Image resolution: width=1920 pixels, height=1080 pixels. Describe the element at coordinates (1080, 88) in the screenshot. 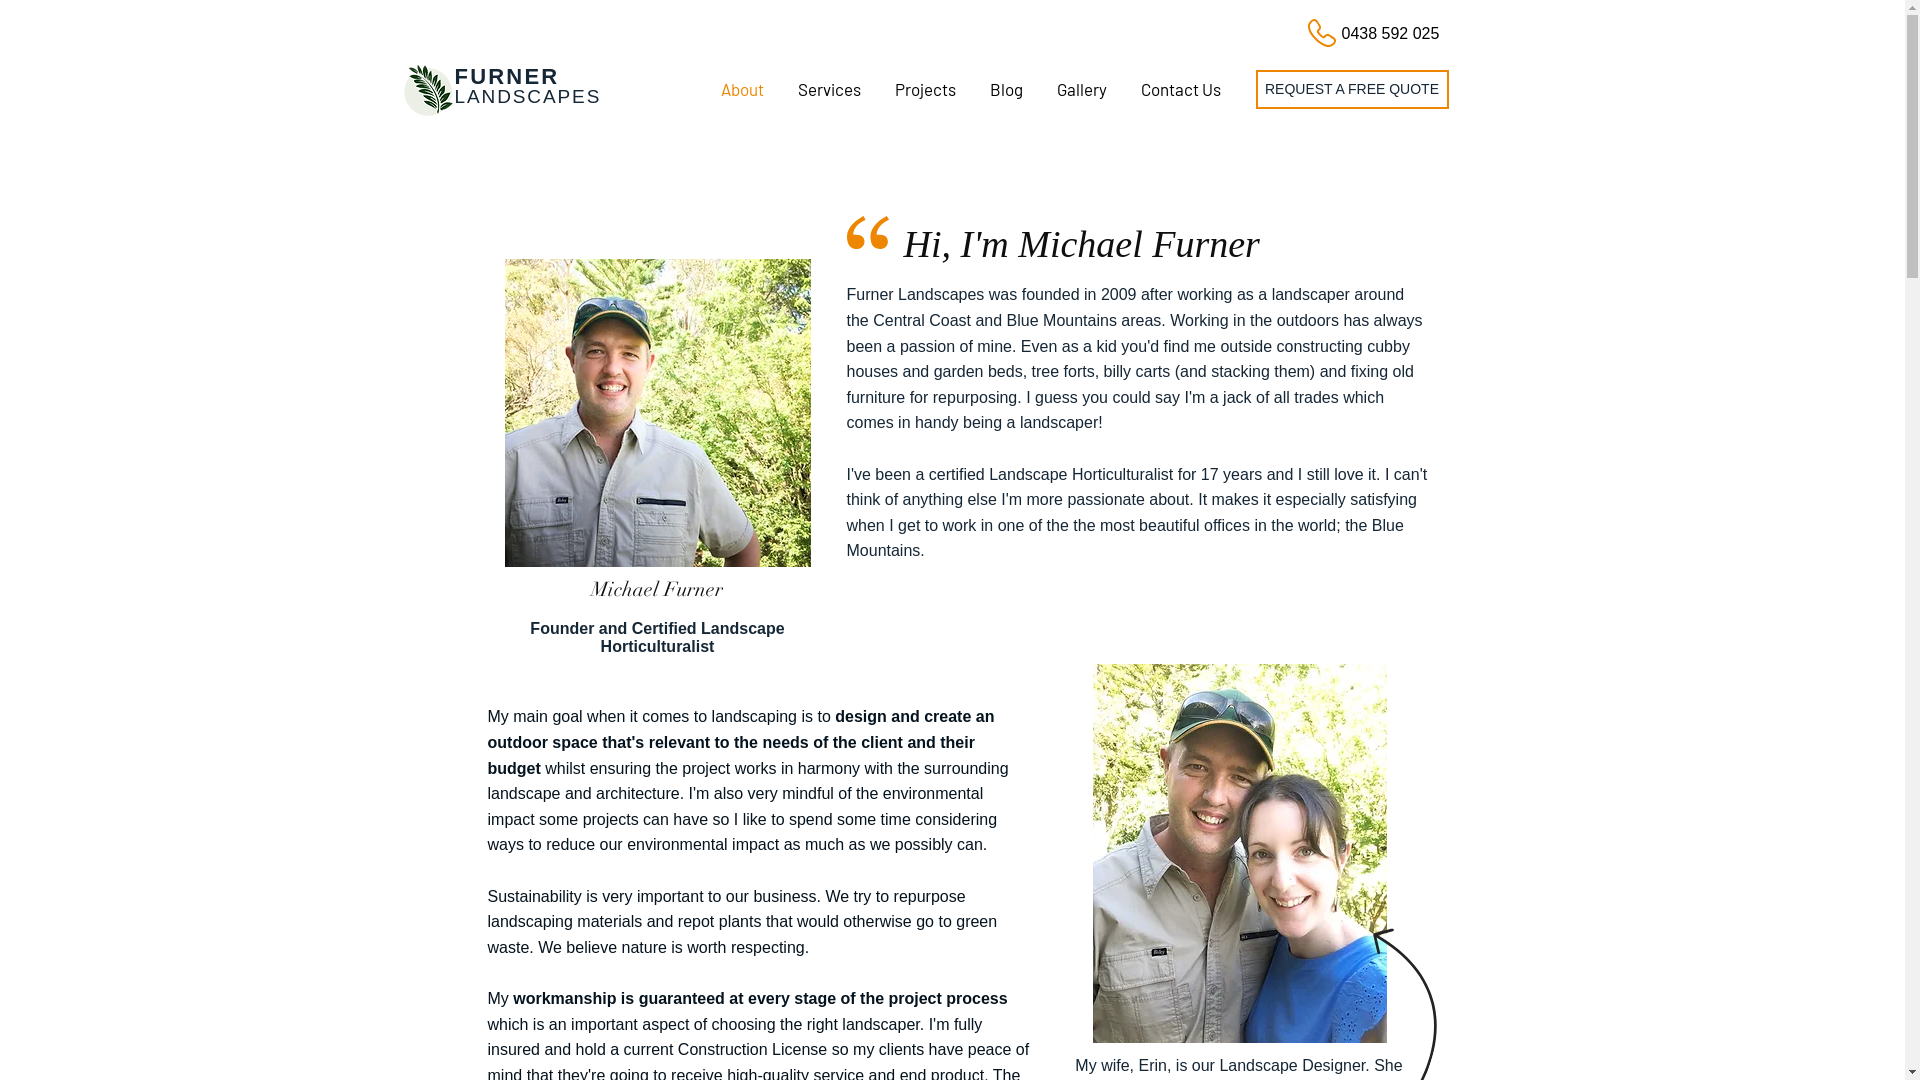

I see `'Gallery'` at that location.